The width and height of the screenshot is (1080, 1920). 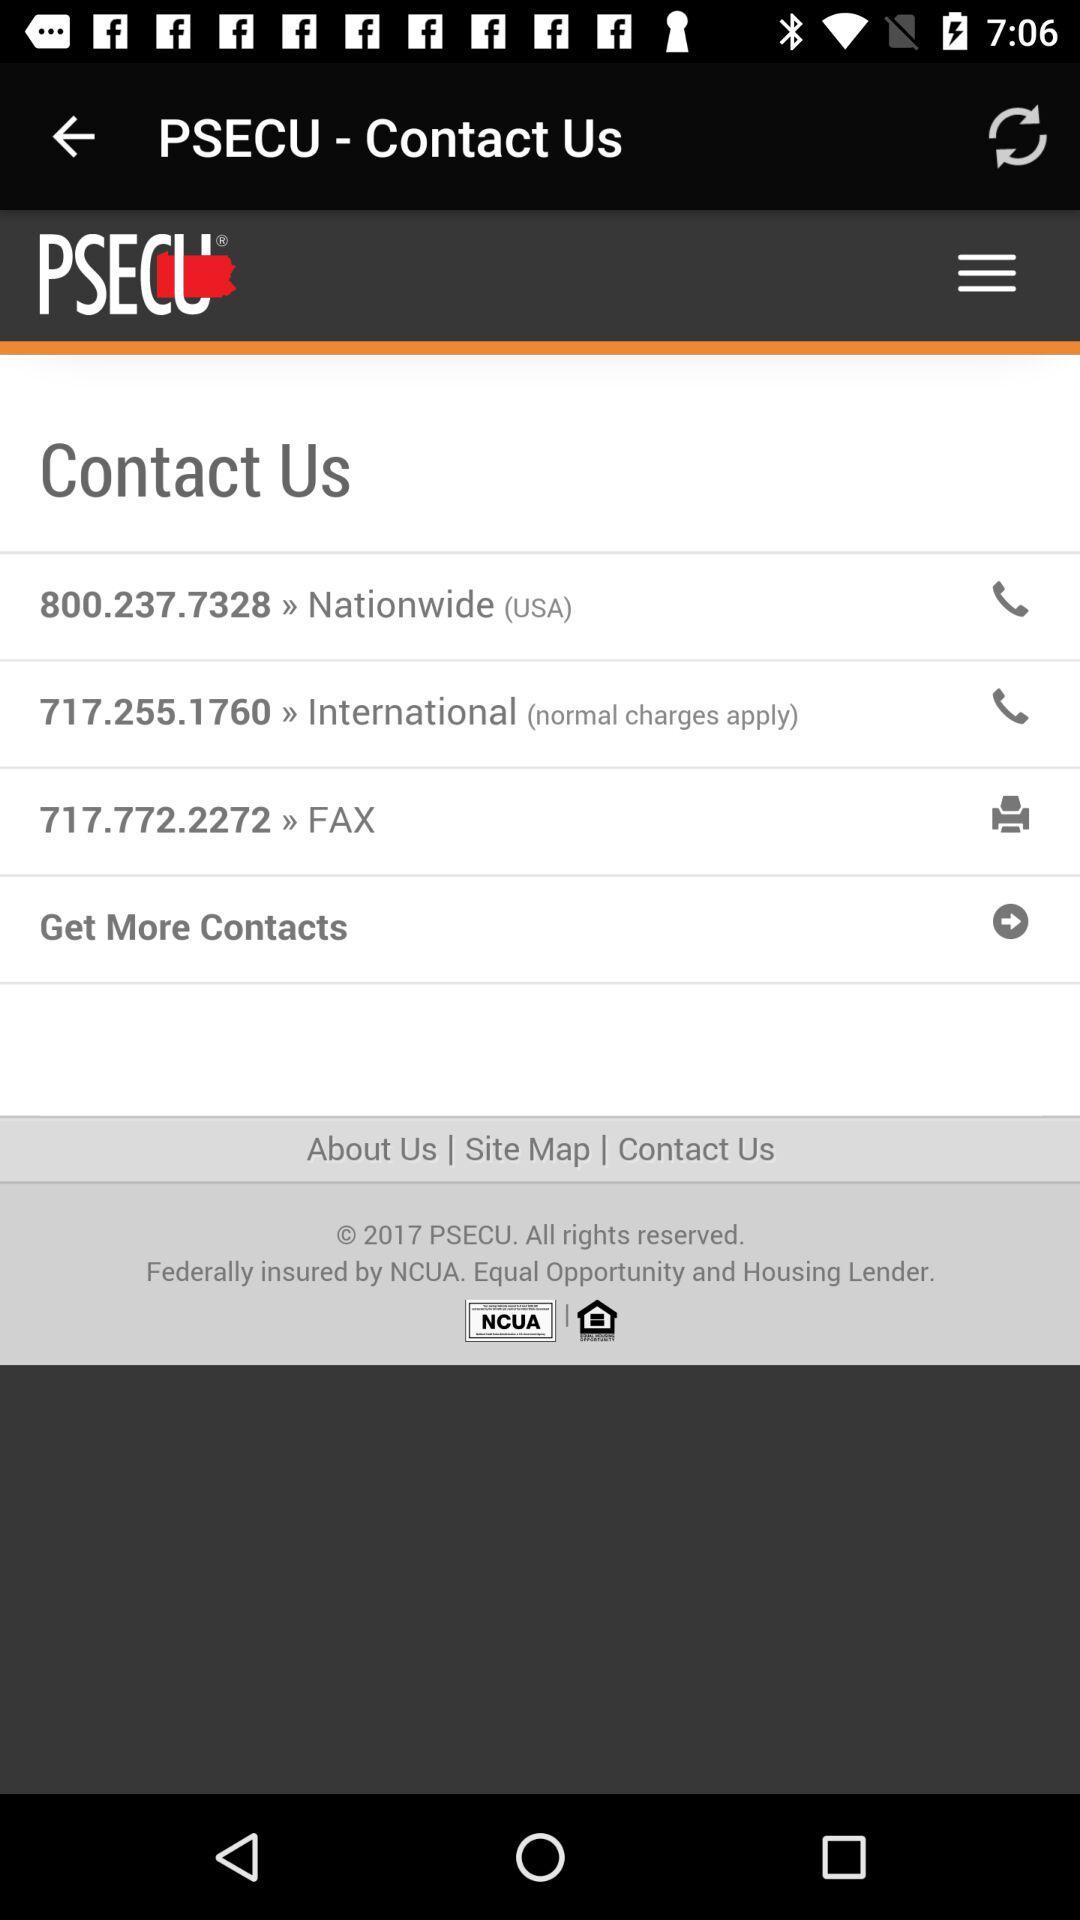 What do you see at coordinates (540, 1002) in the screenshot?
I see `contact info` at bounding box center [540, 1002].